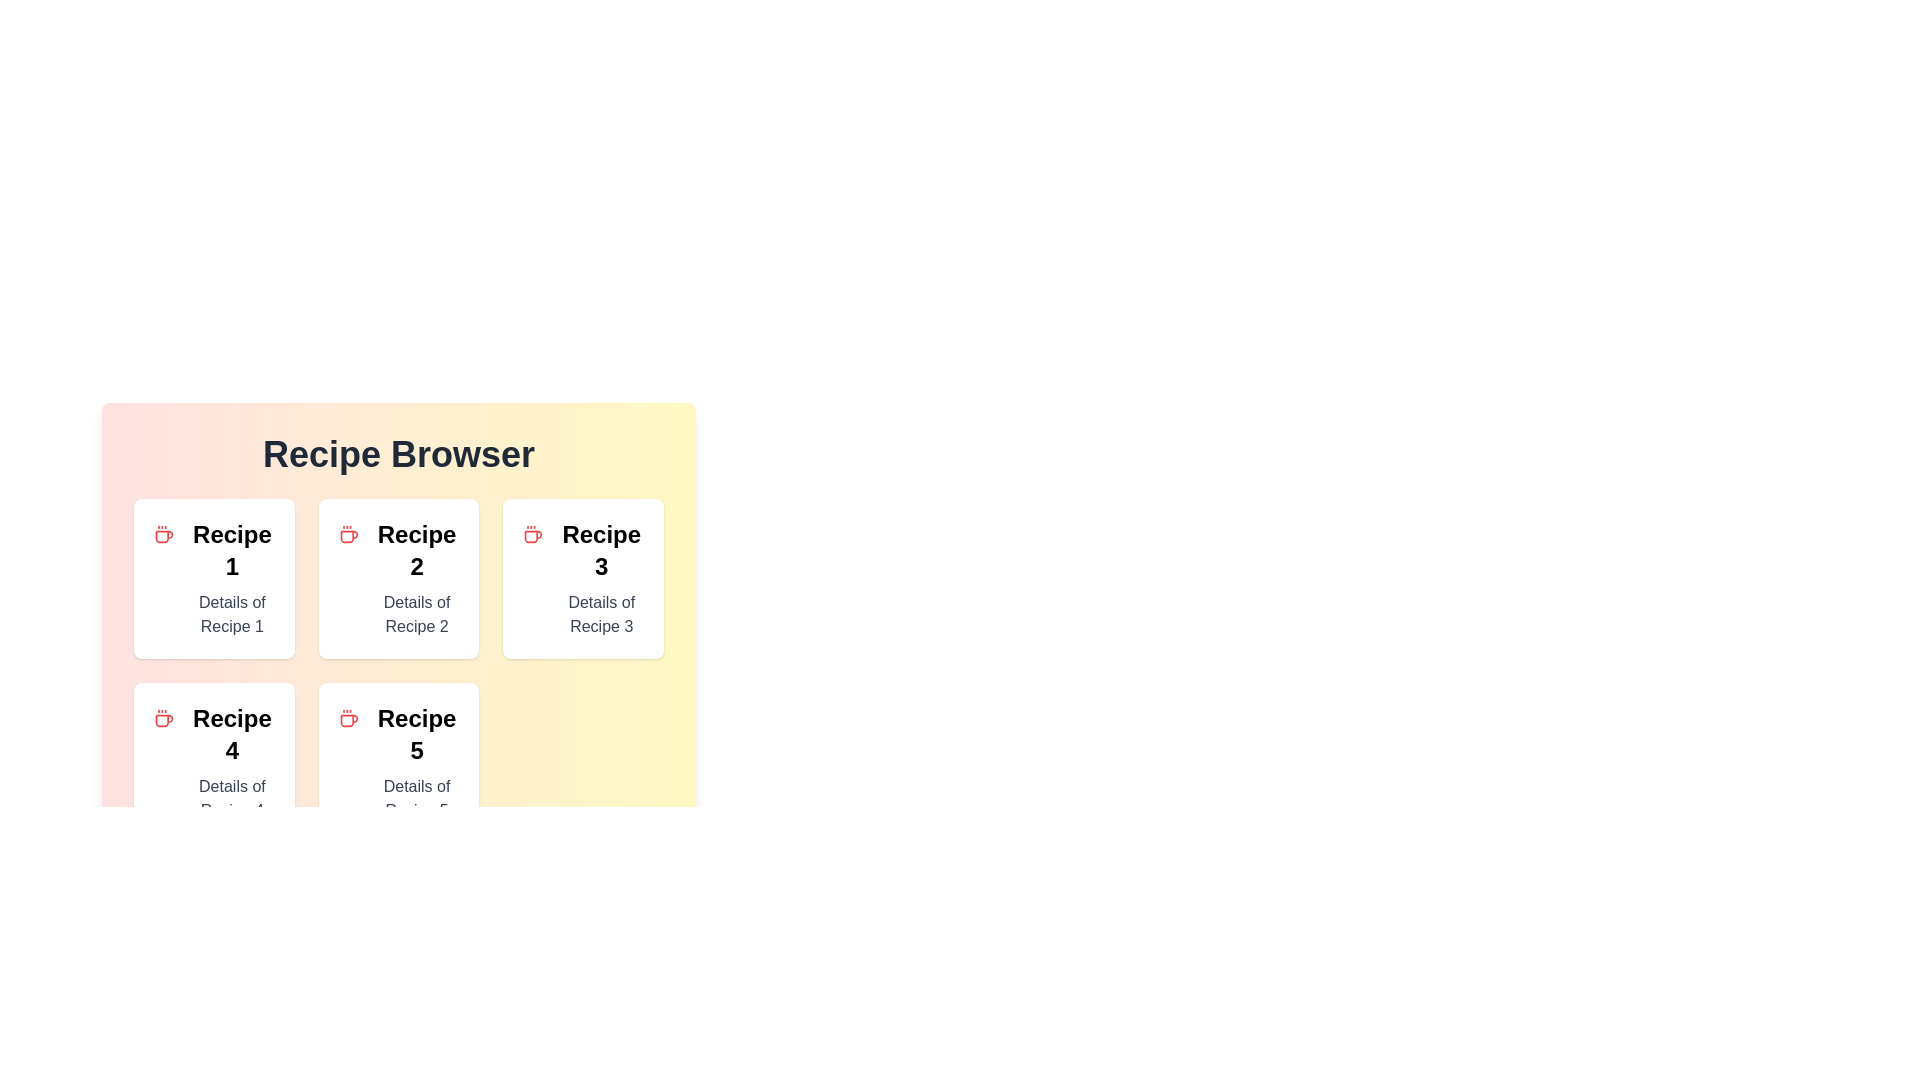 This screenshot has width=1920, height=1080. Describe the element at coordinates (398, 763) in the screenshot. I see `the Card UI element representing 'Recipe 5', located in the second row, third column of the grid layout` at that location.